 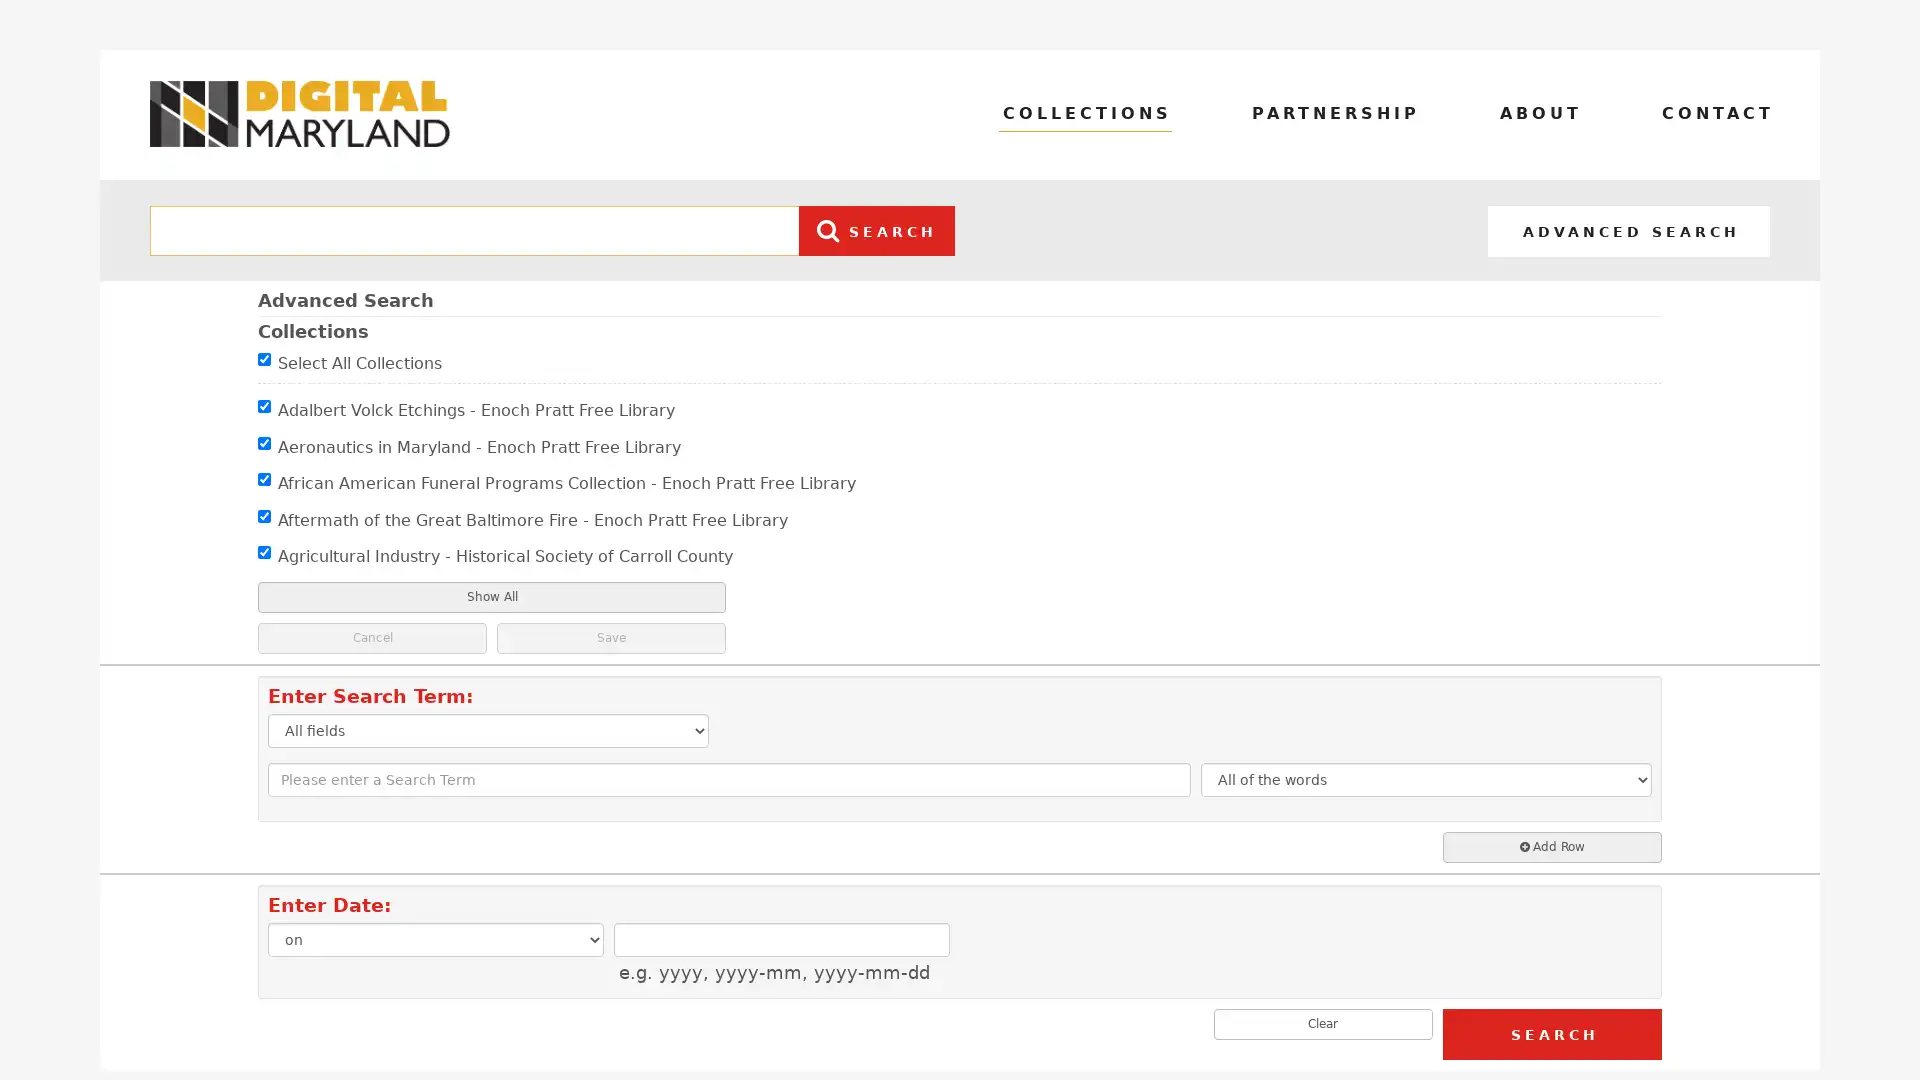 What do you see at coordinates (1550, 847) in the screenshot?
I see `Add Row` at bounding box center [1550, 847].